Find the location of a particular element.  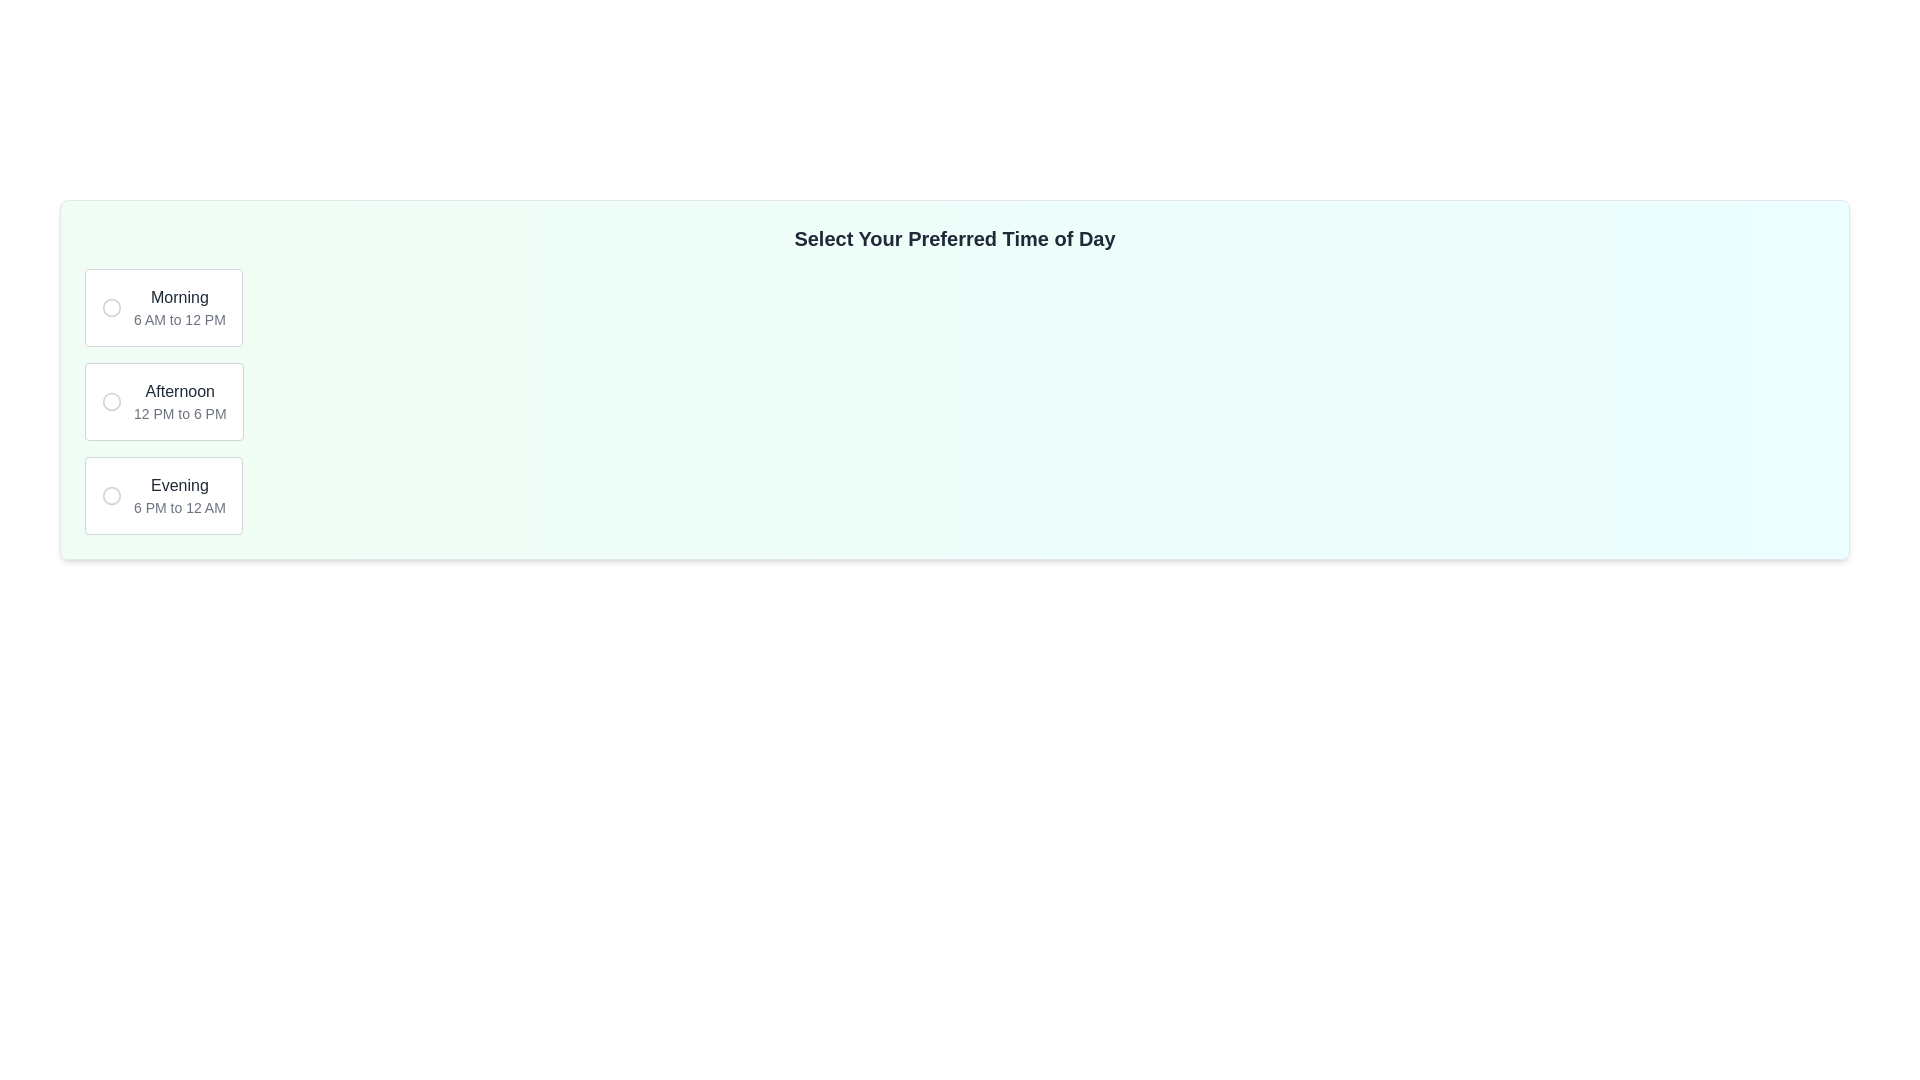

the Static Text Label displaying 'Afternoon', which is the first inline text of the second row in a vertical list of time period options is located at coordinates (180, 392).